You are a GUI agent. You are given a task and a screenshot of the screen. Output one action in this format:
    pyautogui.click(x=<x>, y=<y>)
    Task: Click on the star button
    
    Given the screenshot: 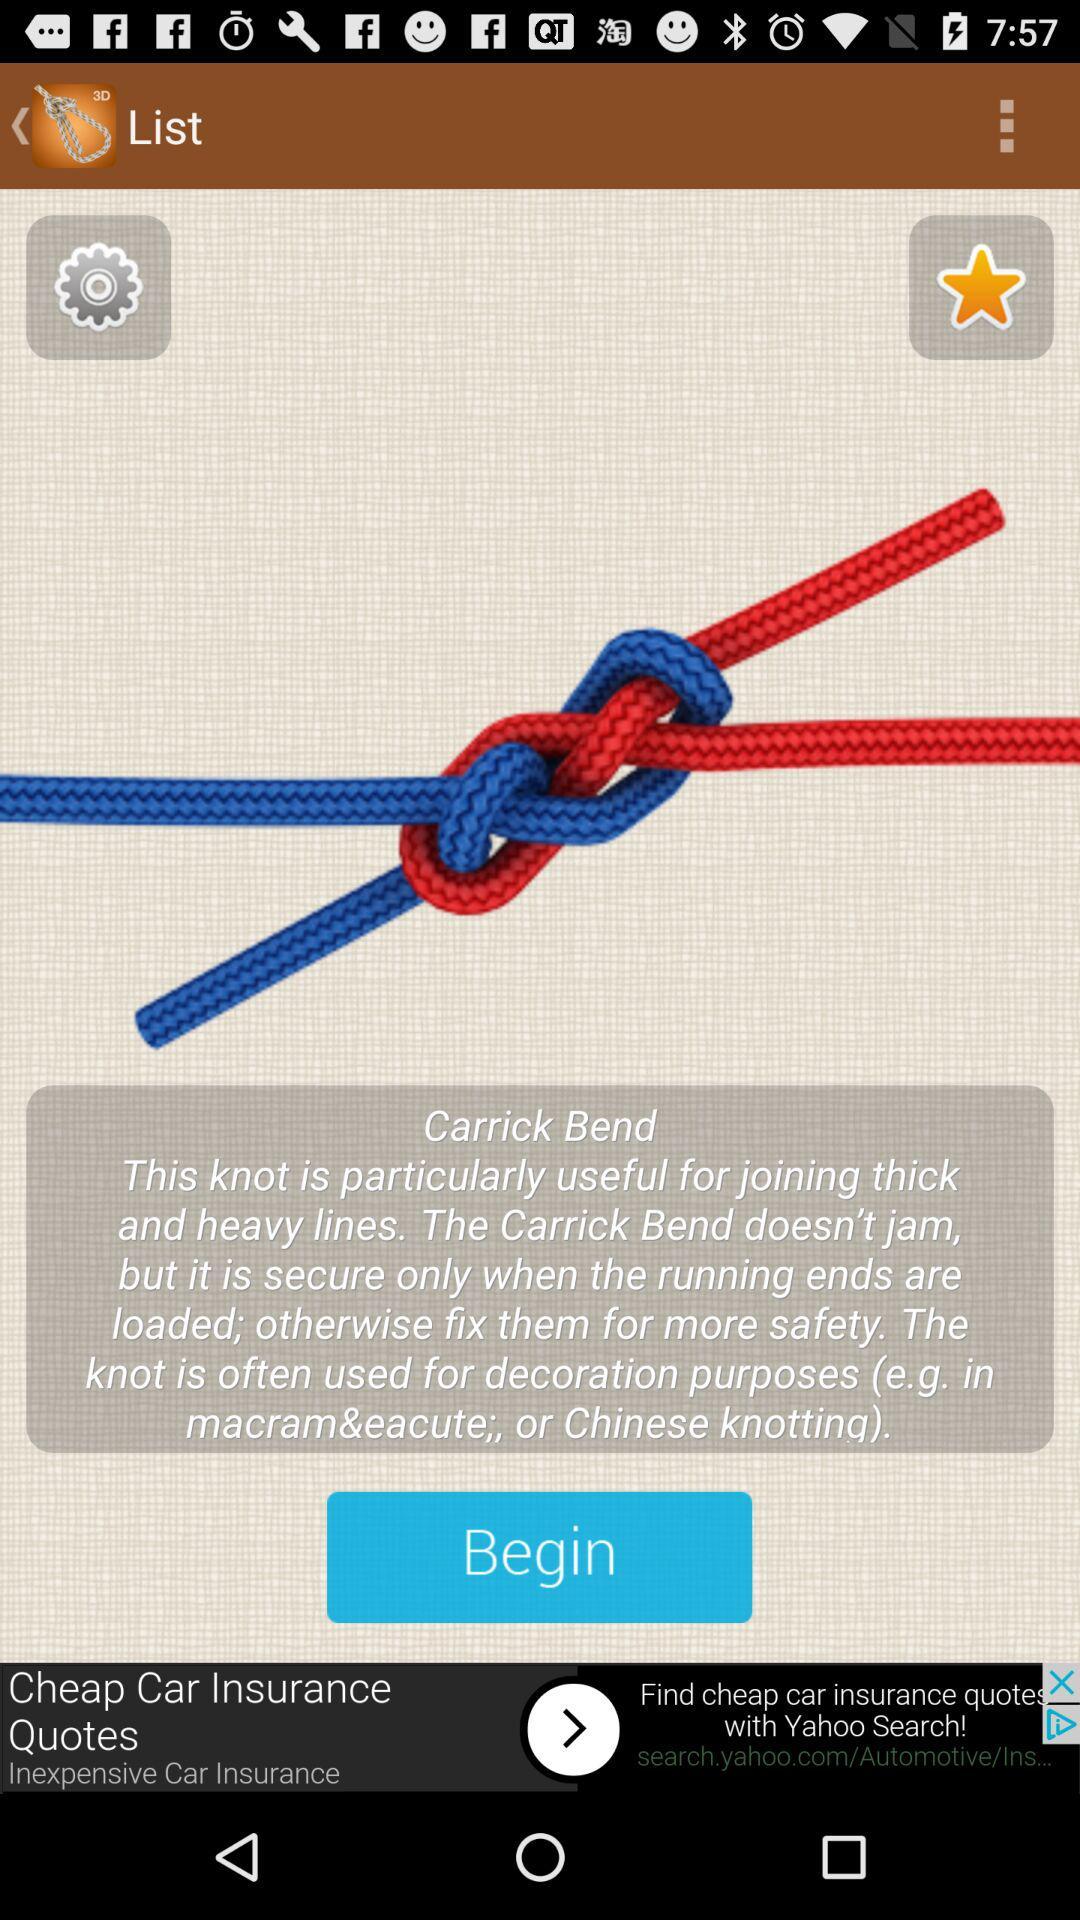 What is the action you would take?
    pyautogui.click(x=980, y=286)
    